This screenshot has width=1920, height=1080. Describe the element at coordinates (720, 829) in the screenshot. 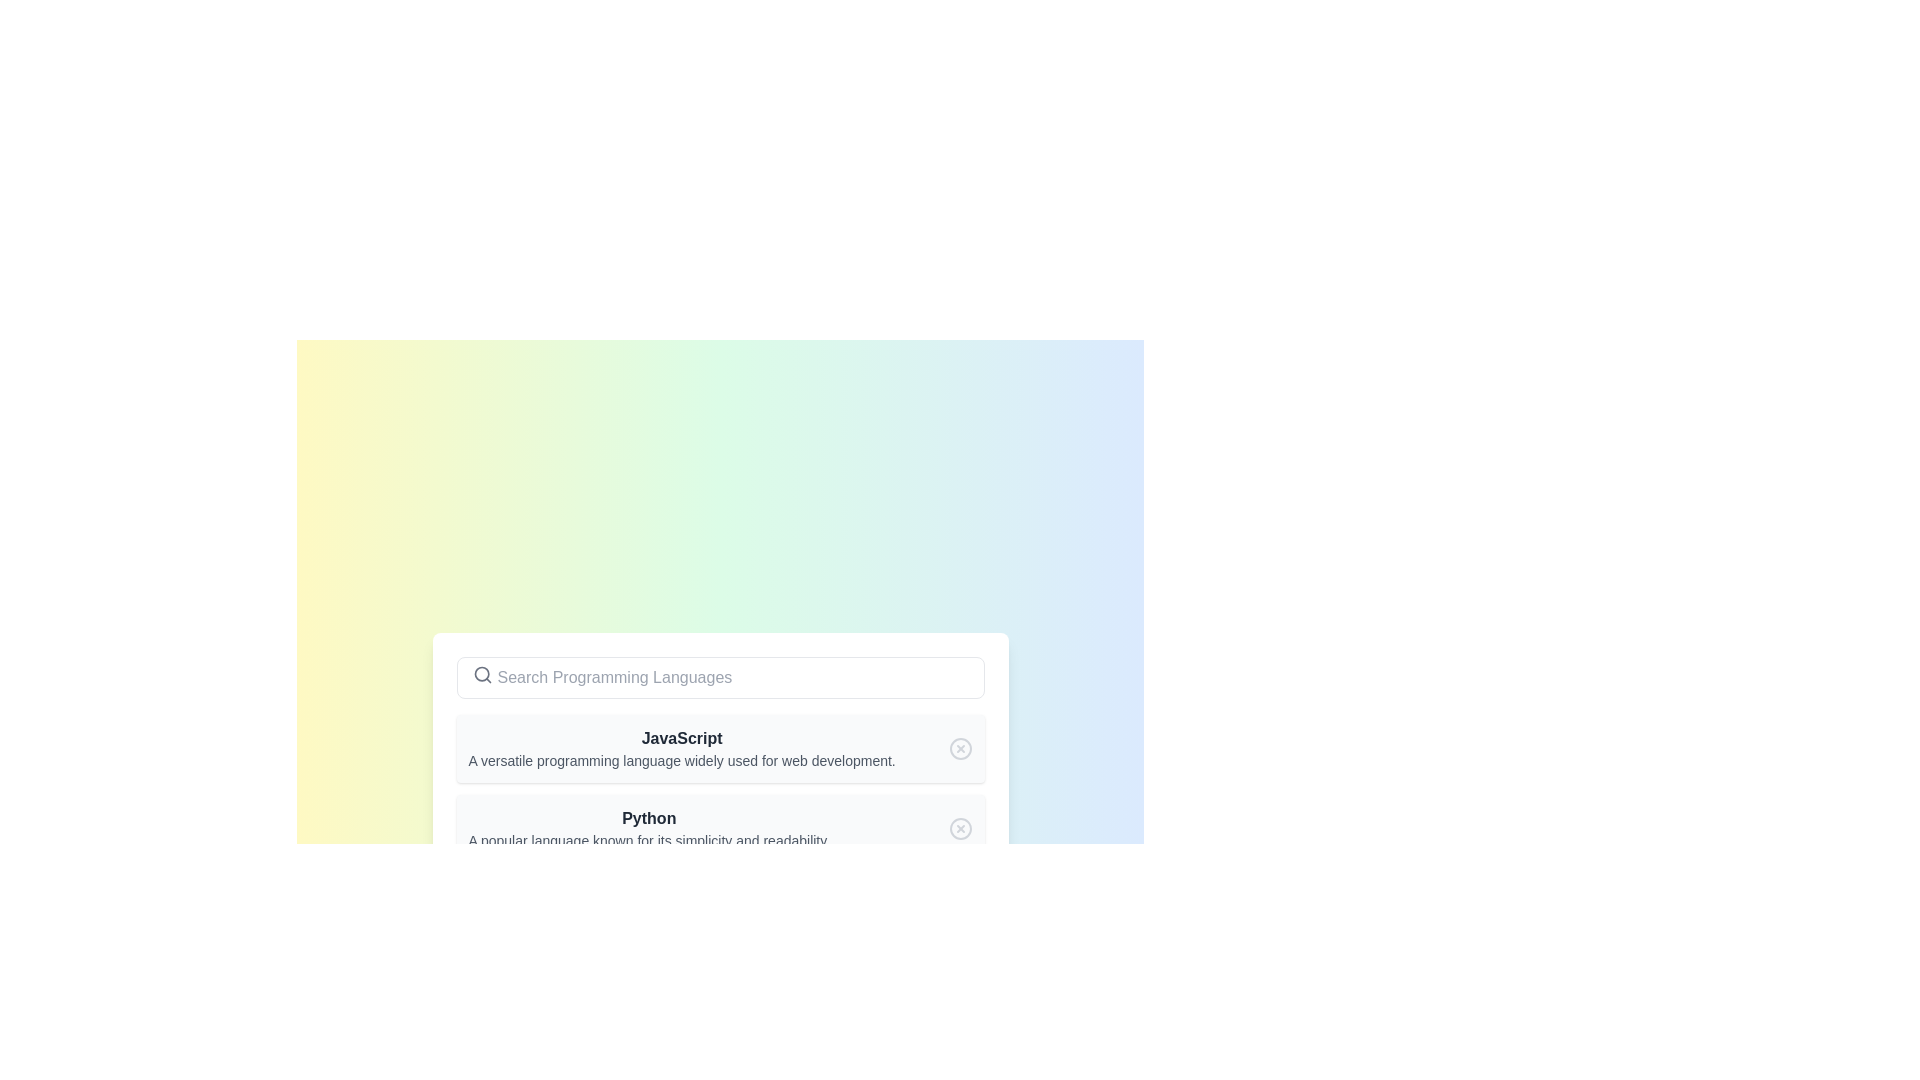

I see `the 'Python' list item component which features a bold title and a descriptive subtitle` at that location.